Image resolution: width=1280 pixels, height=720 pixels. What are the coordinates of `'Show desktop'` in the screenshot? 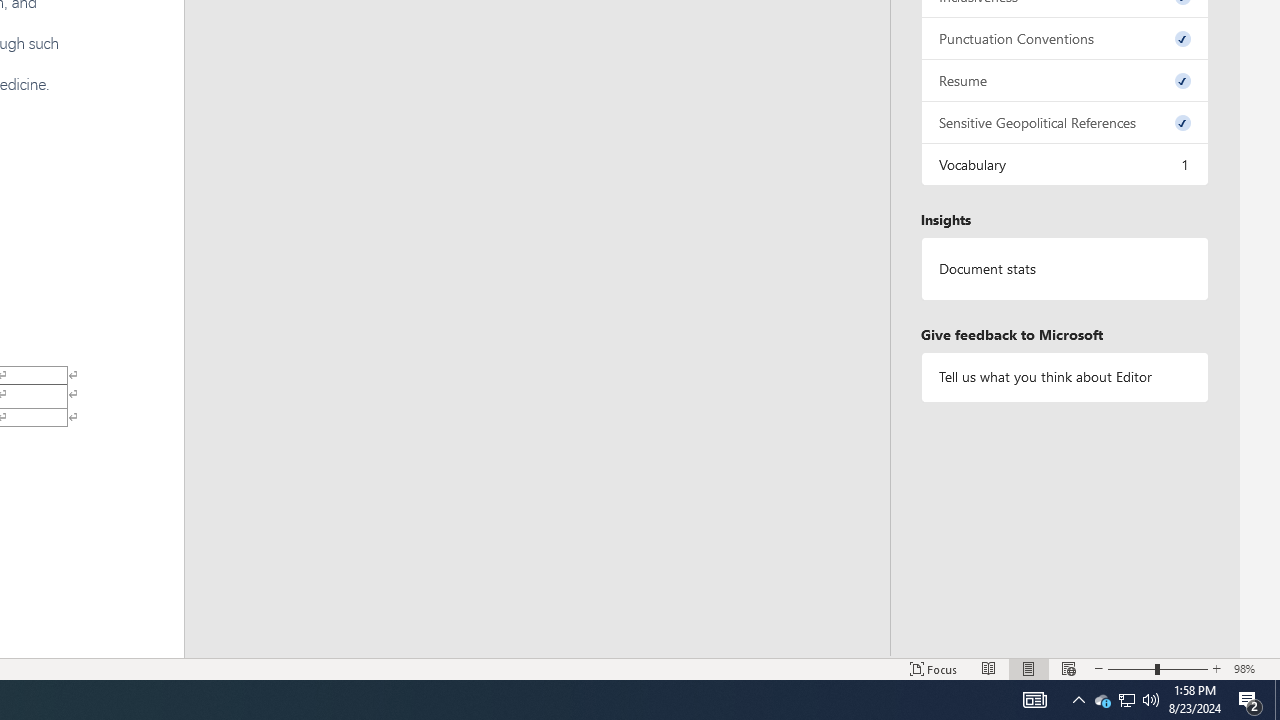 It's located at (1276, 698).